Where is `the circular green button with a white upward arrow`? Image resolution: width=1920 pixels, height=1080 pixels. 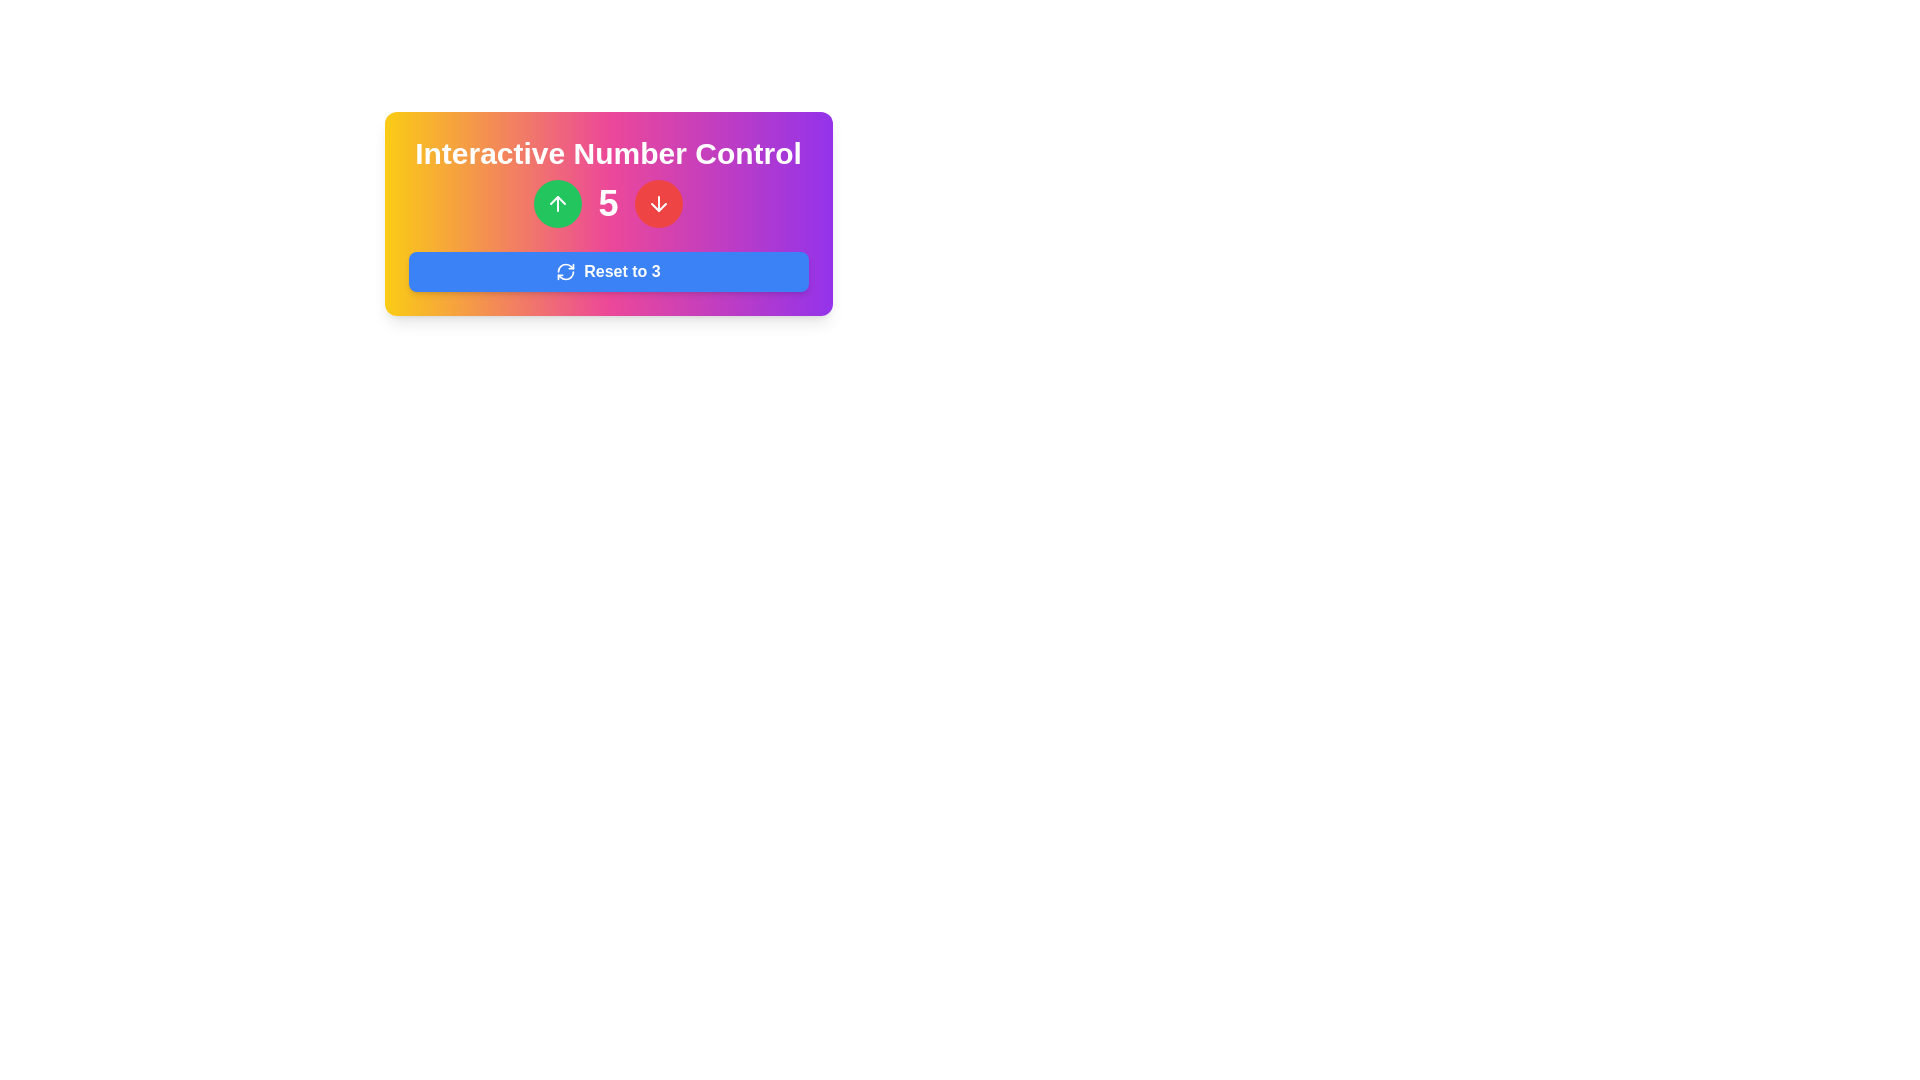 the circular green button with a white upward arrow is located at coordinates (558, 204).